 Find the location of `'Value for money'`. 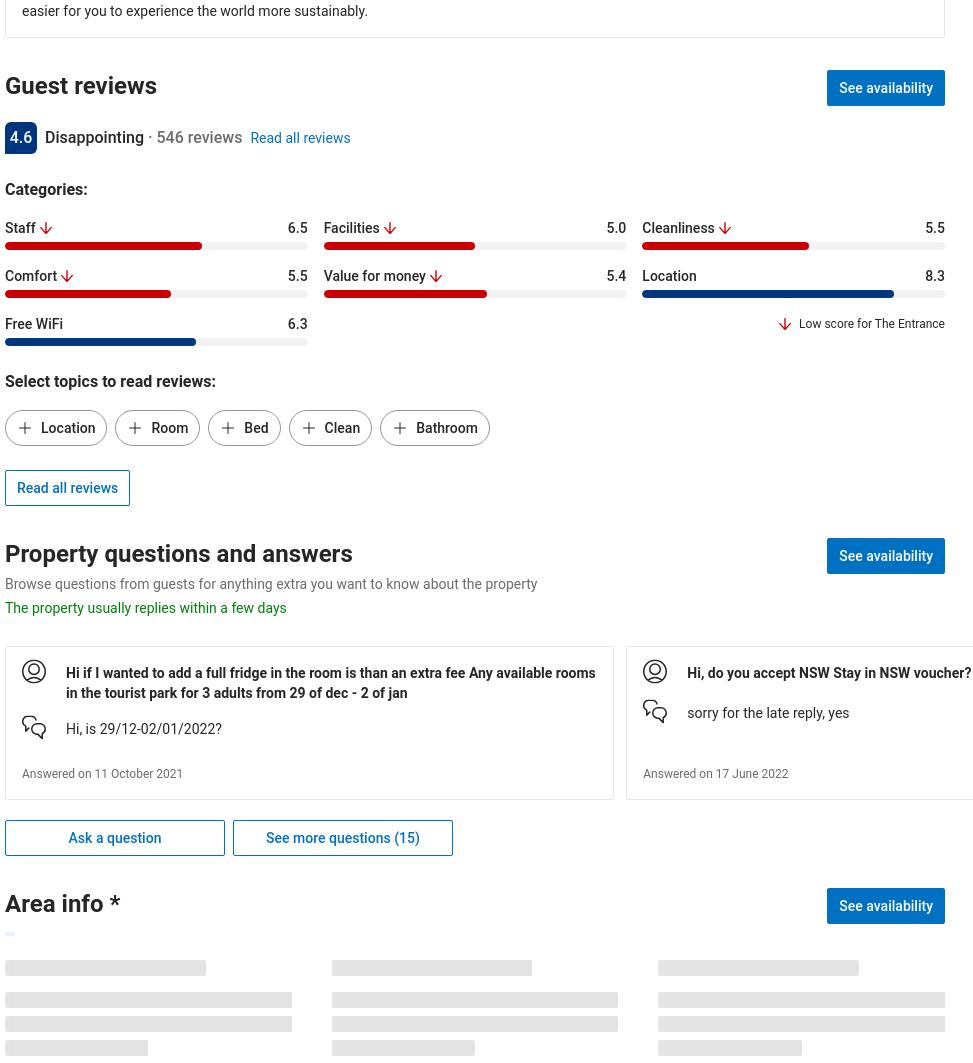

'Value for money' is located at coordinates (373, 275).